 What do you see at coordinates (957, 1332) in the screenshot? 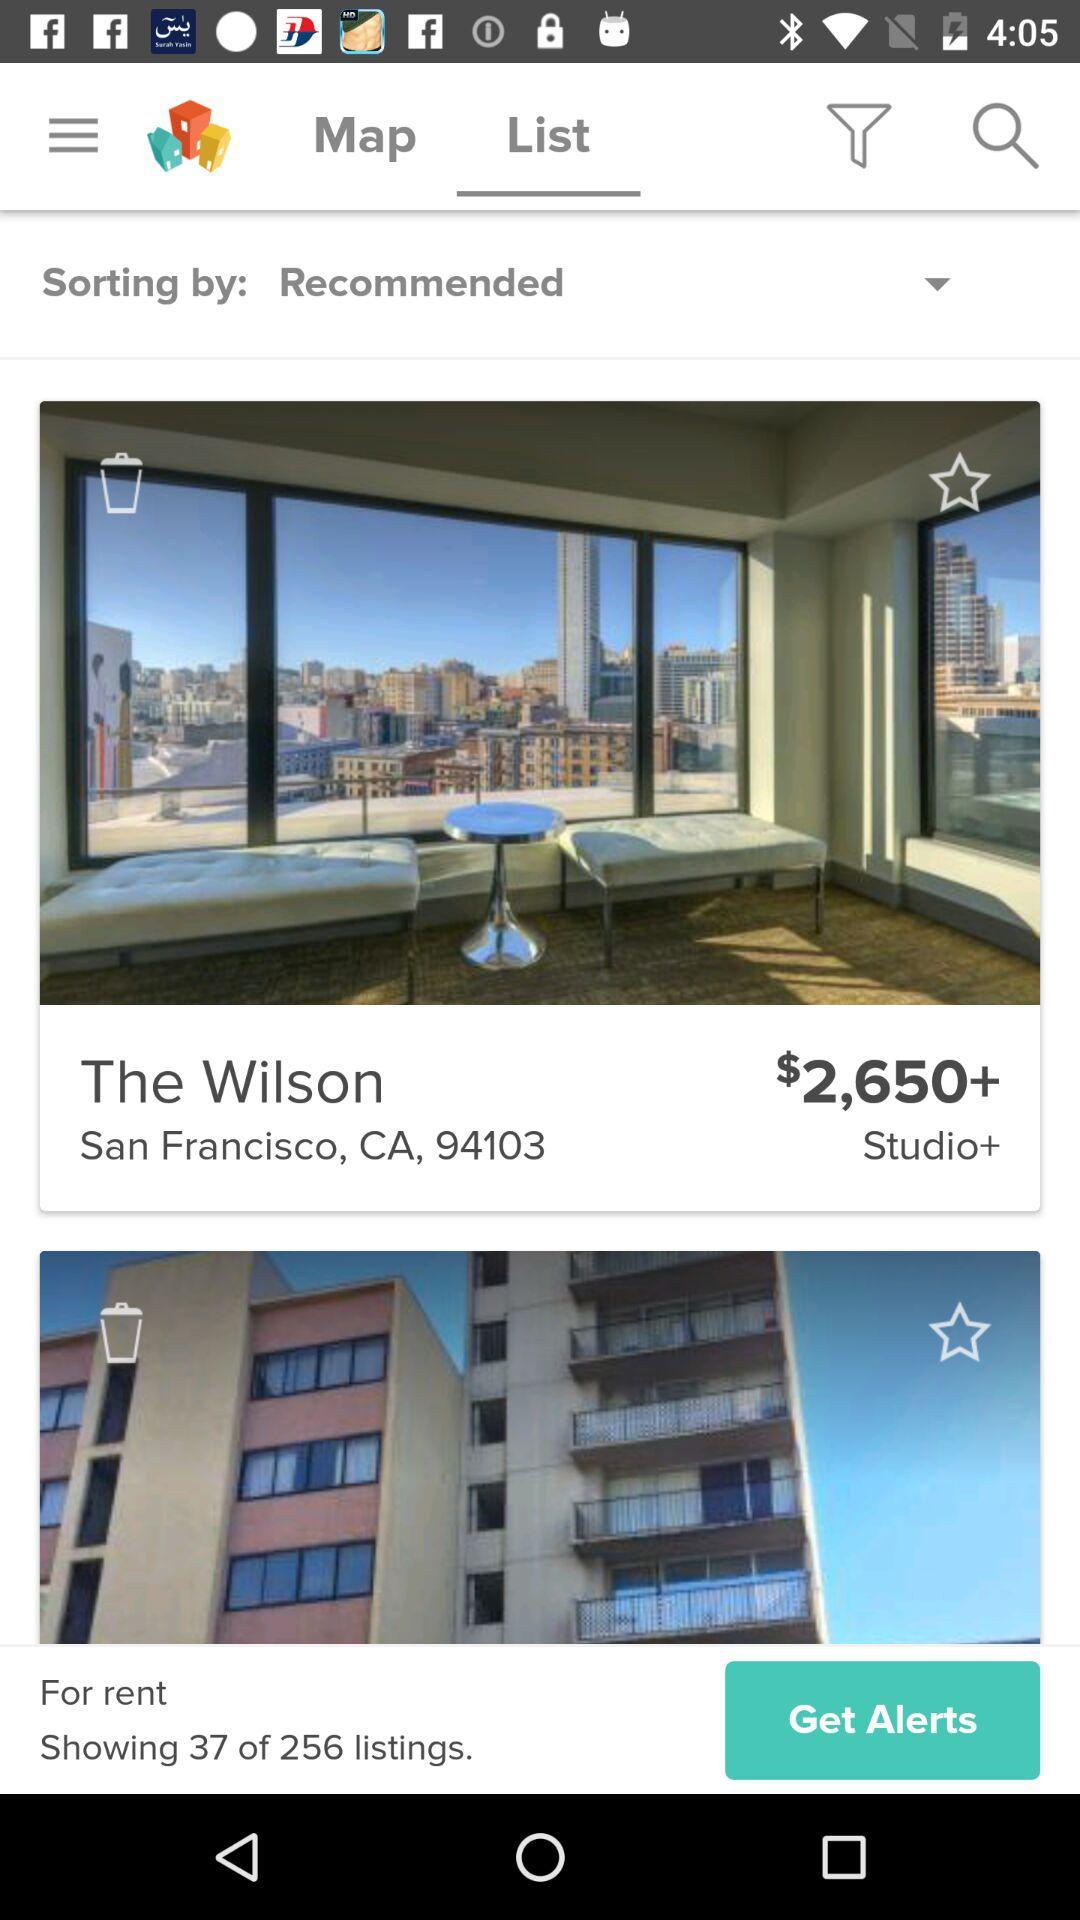
I see `to favorites` at bounding box center [957, 1332].